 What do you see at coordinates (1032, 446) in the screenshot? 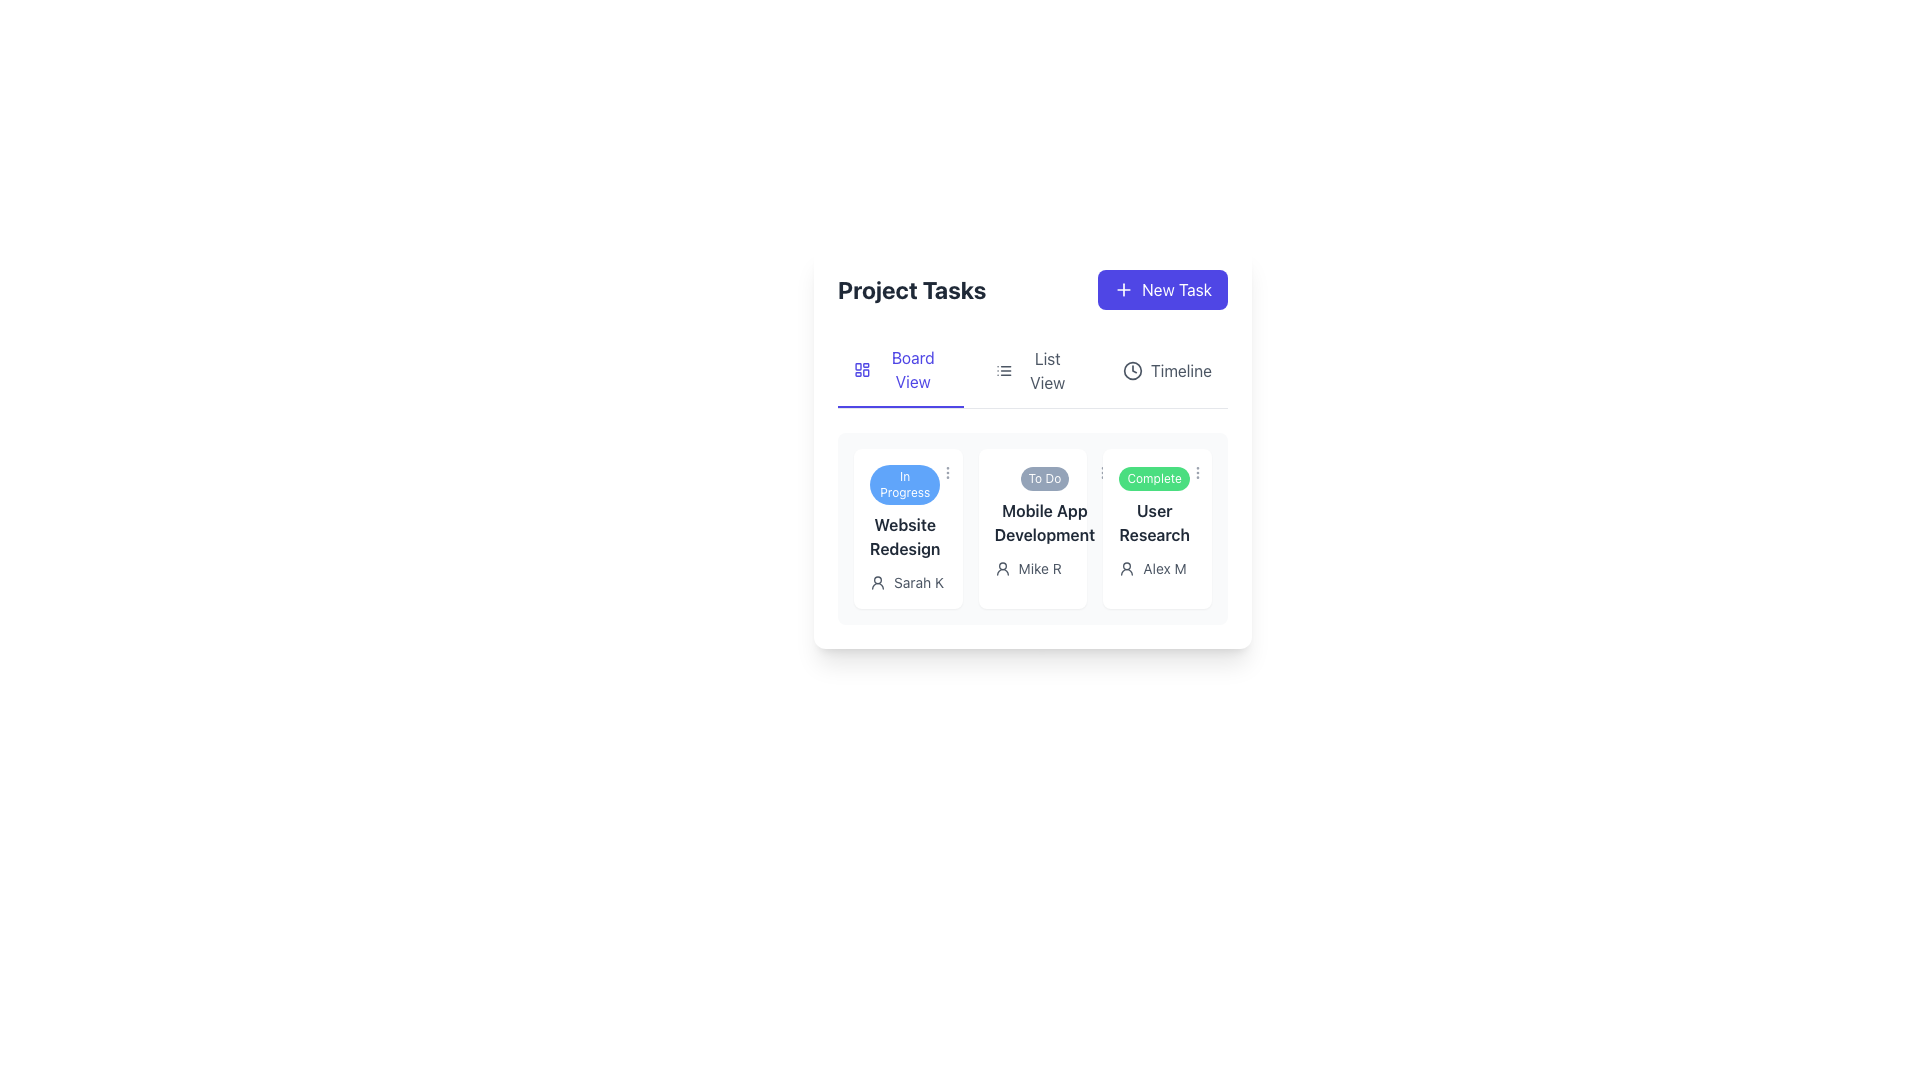
I see `the Information Card labeled 'Mobile App Development' which is located under the 'Board View' tab, specifically` at bounding box center [1032, 446].